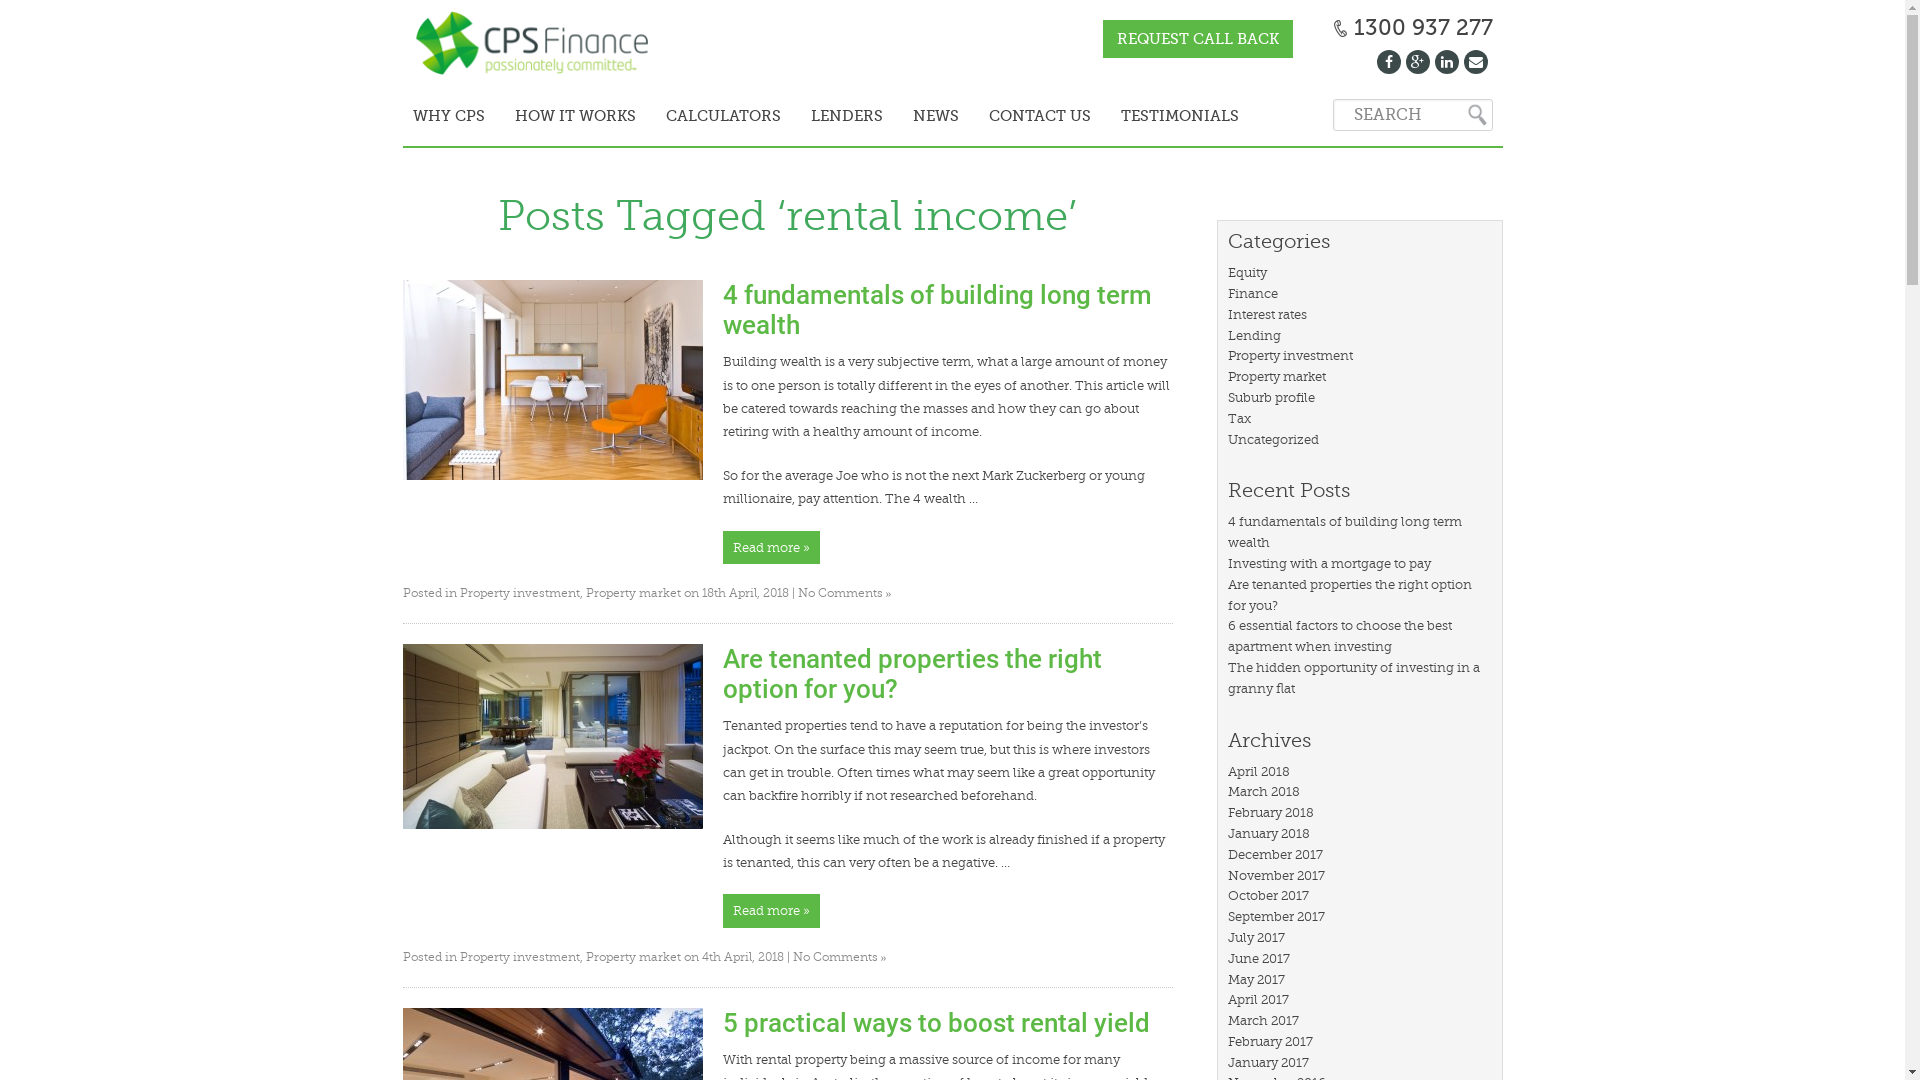  I want to click on 'September 2017', so click(1227, 916).